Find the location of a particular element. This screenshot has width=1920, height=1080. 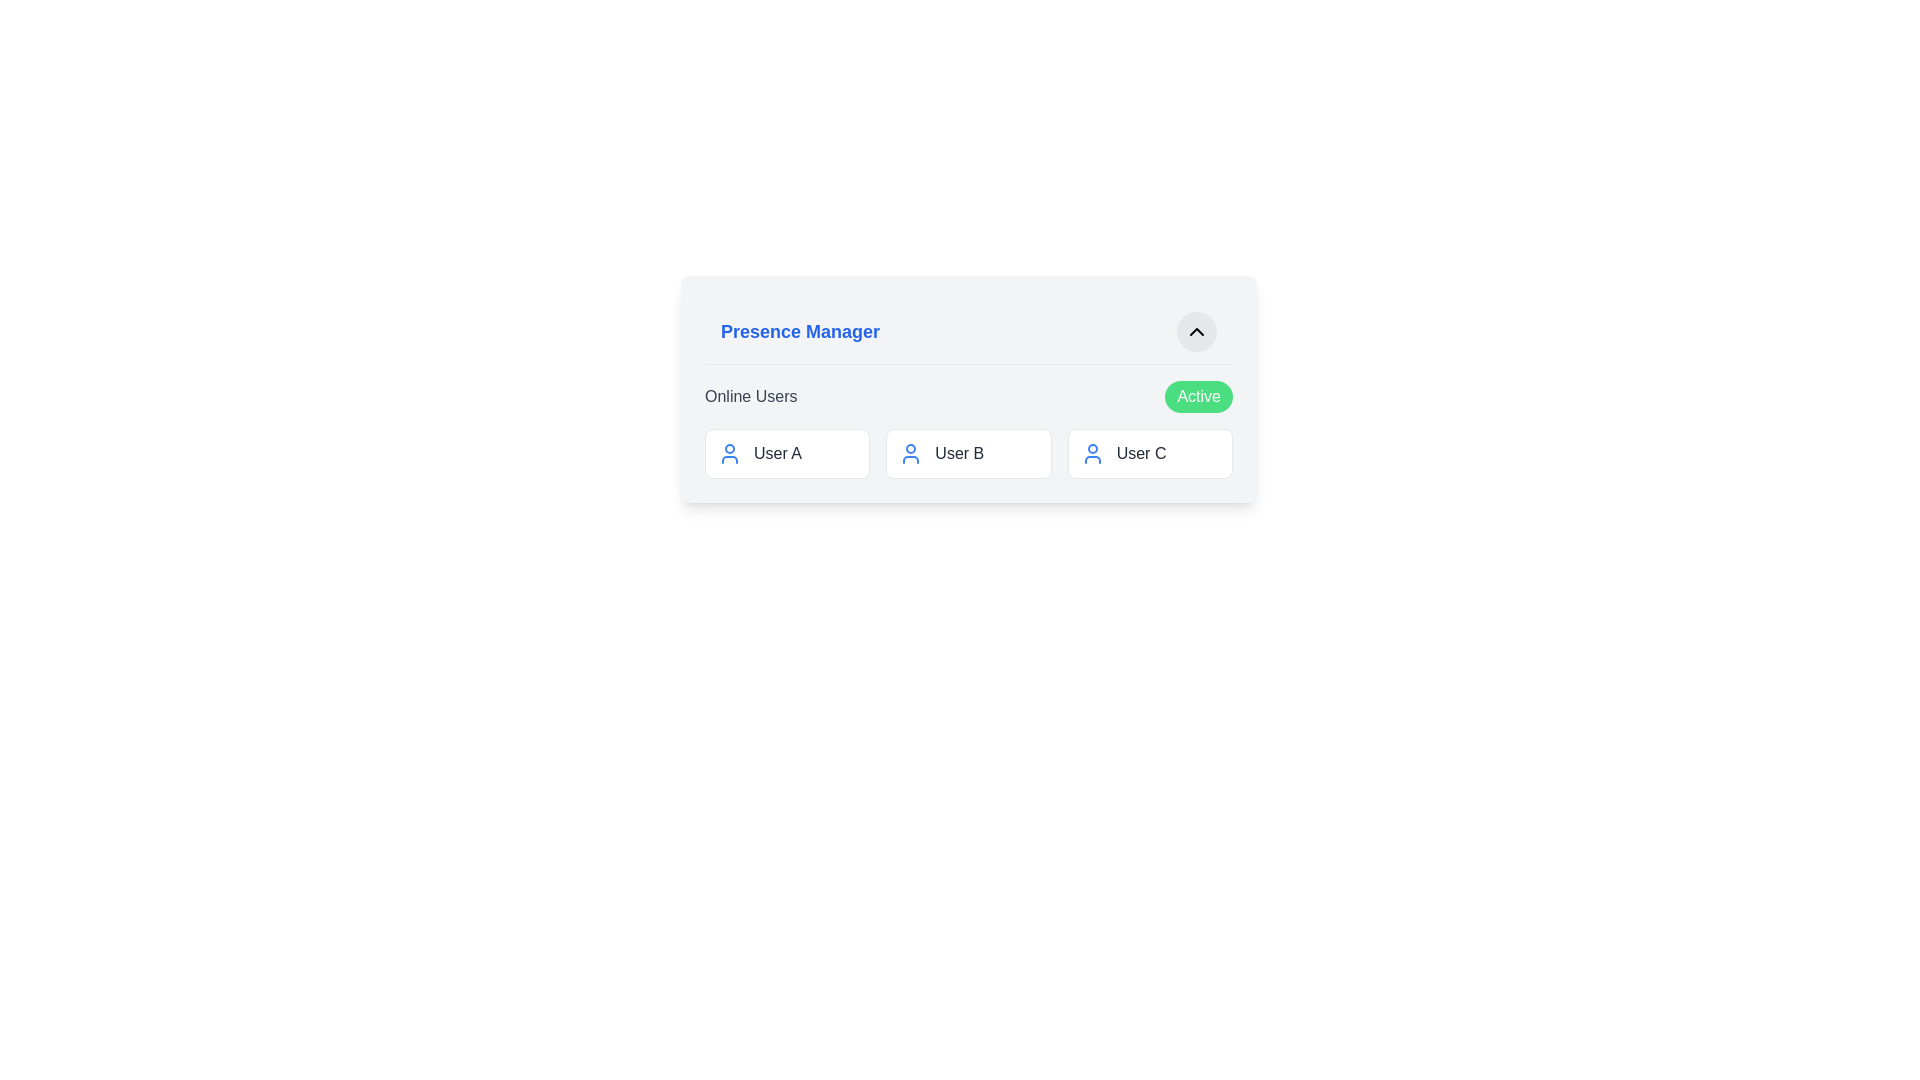

the Status indicator label which is a small, rounded button with a green background and the text 'Active' in white, located to the right of the 'Online Users' text is located at coordinates (1199, 397).